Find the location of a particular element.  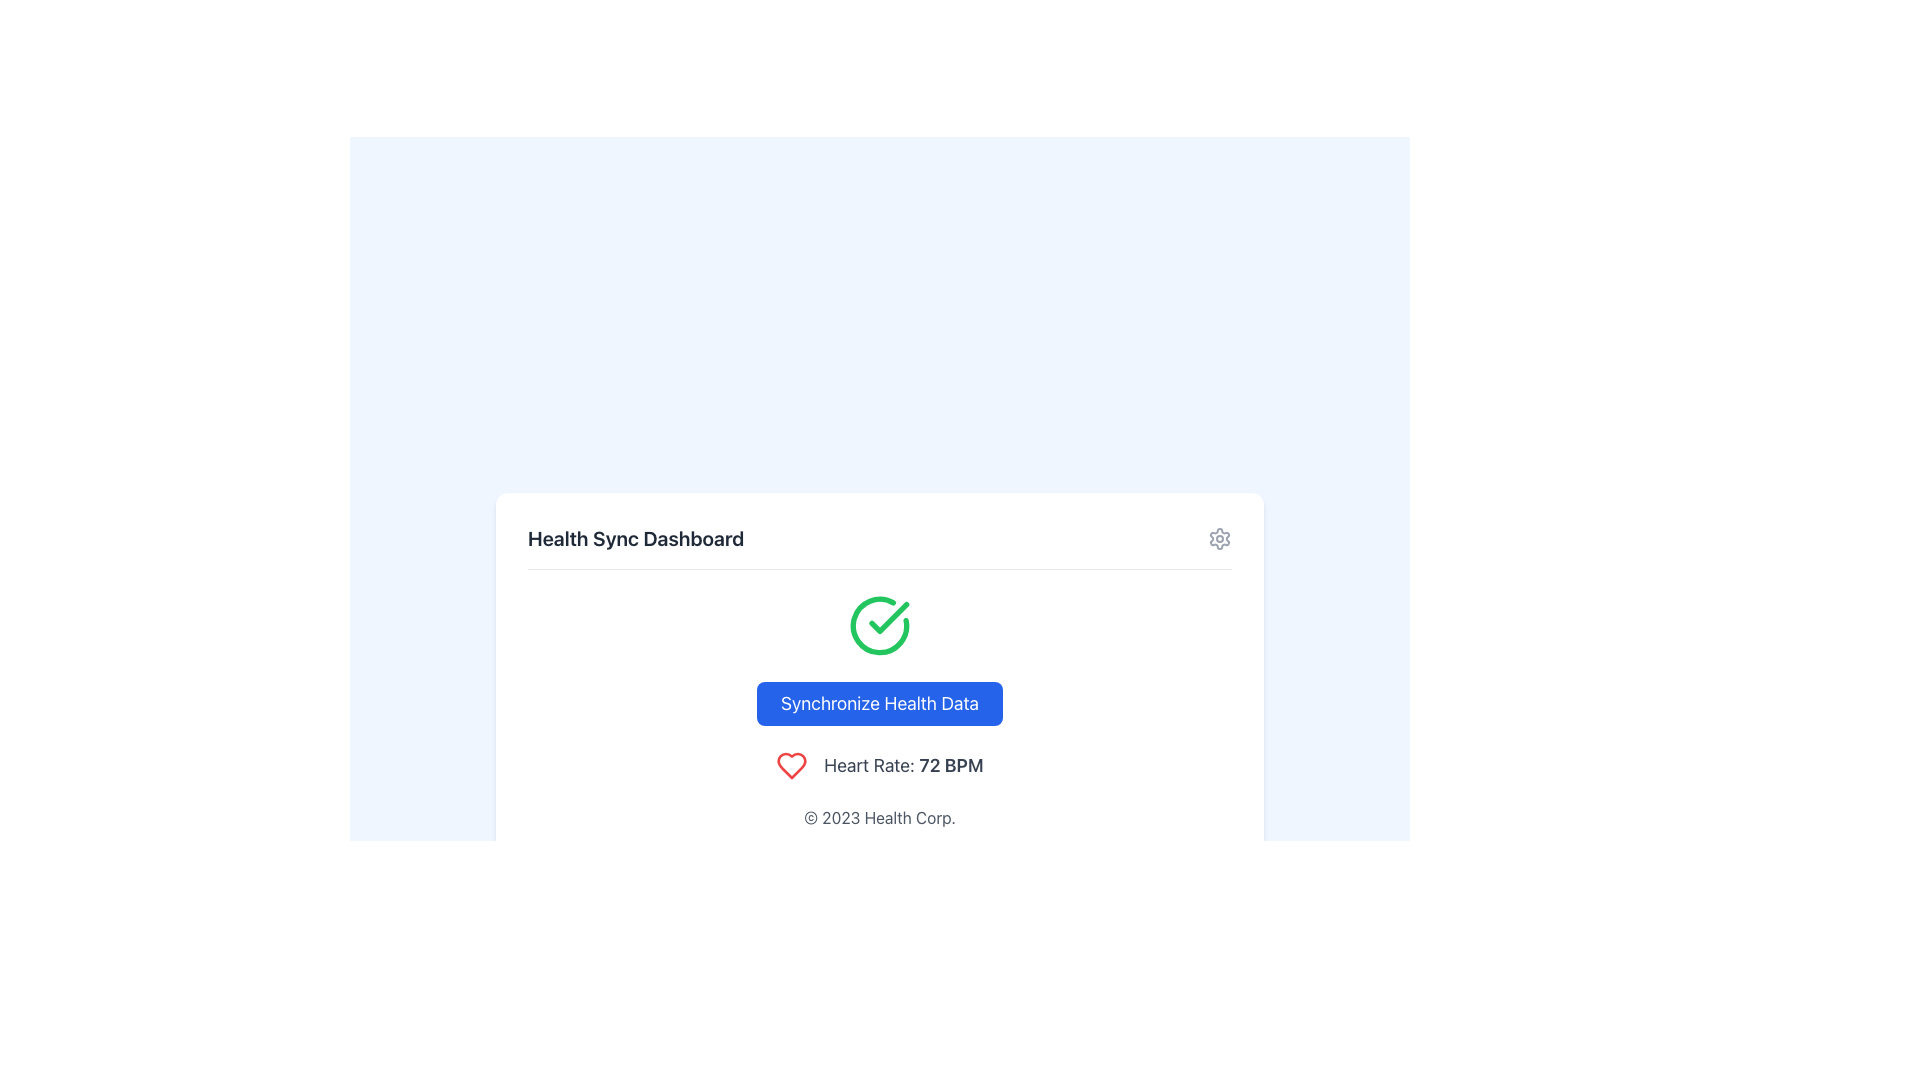

the status of the circular icon with a green outline and a green check mark that indicates successful completion, located at the center-top of the health status layout above the 'Synchronize Health Data' button is located at coordinates (879, 623).